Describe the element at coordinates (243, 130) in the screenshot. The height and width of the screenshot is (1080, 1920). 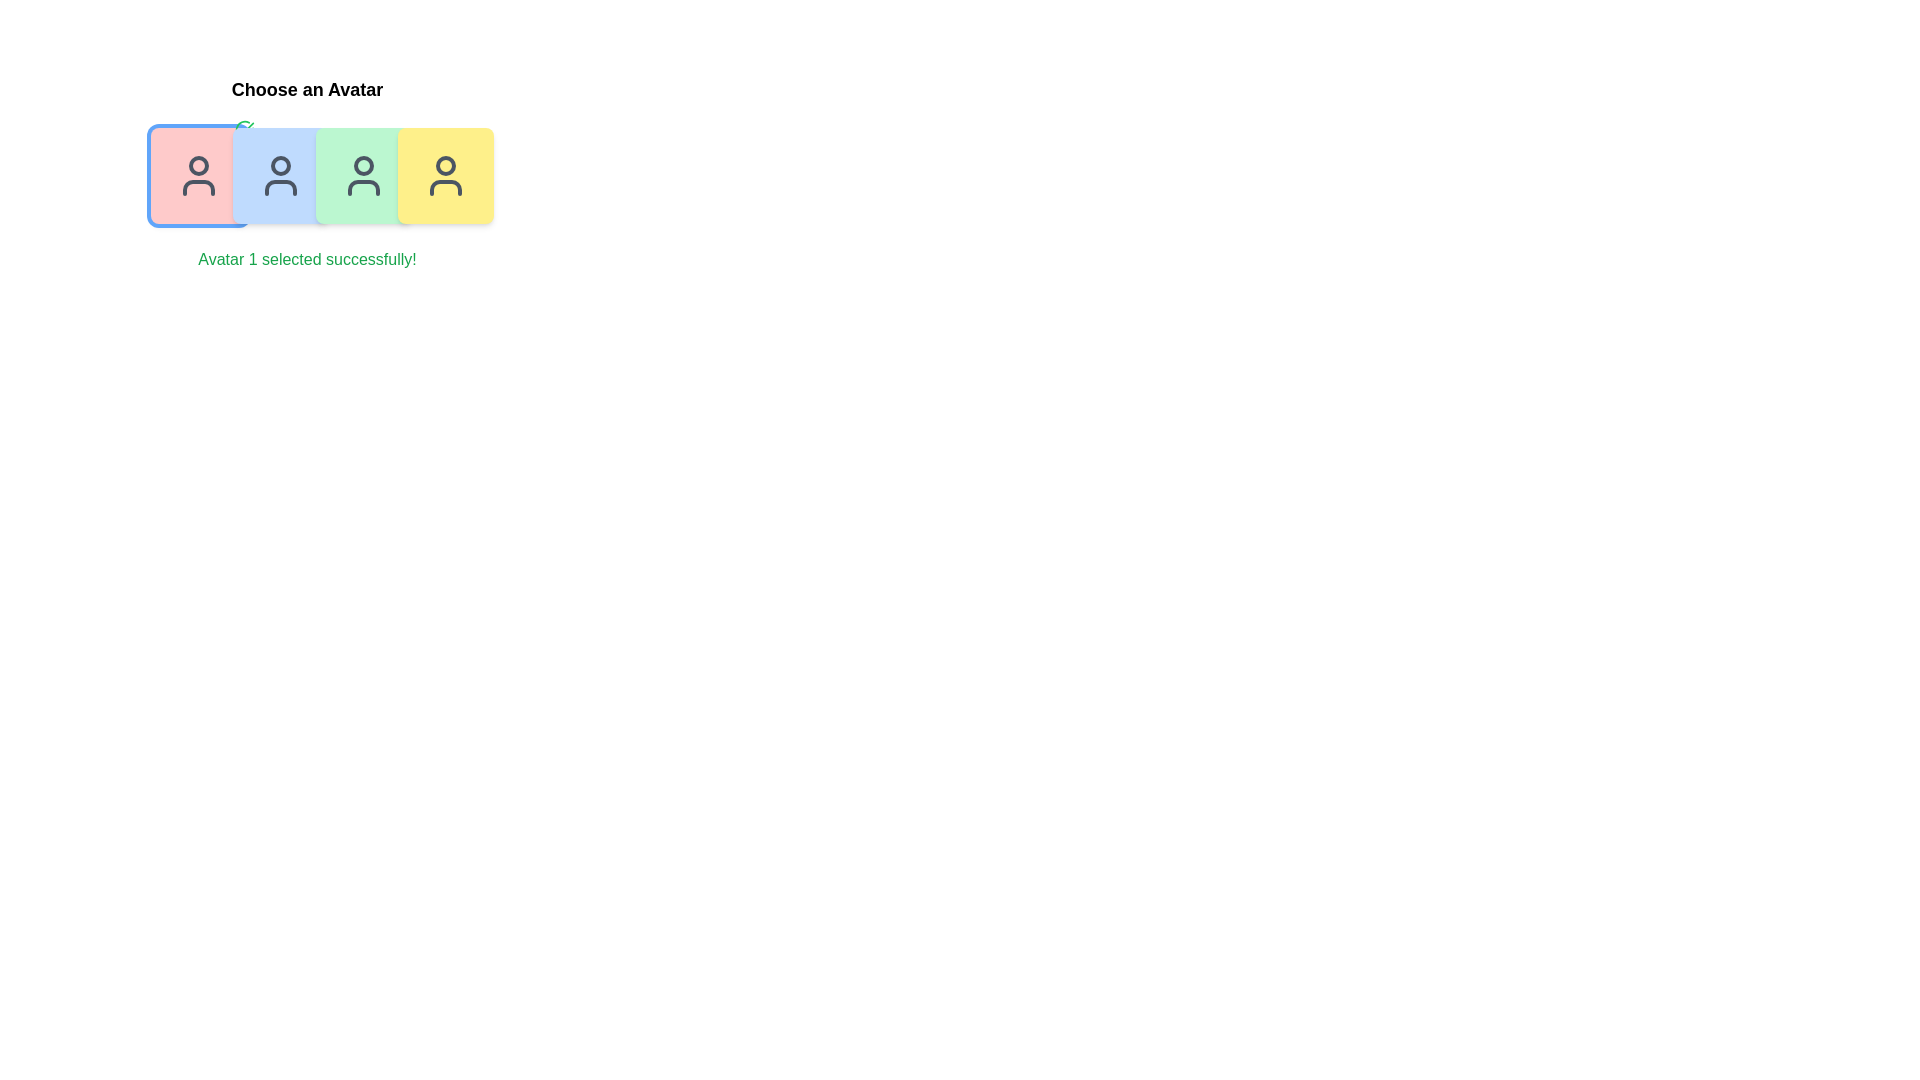
I see `the state change of the circular check icon with a red background and blue border located at the top-right of the first selectable avatar card` at that location.